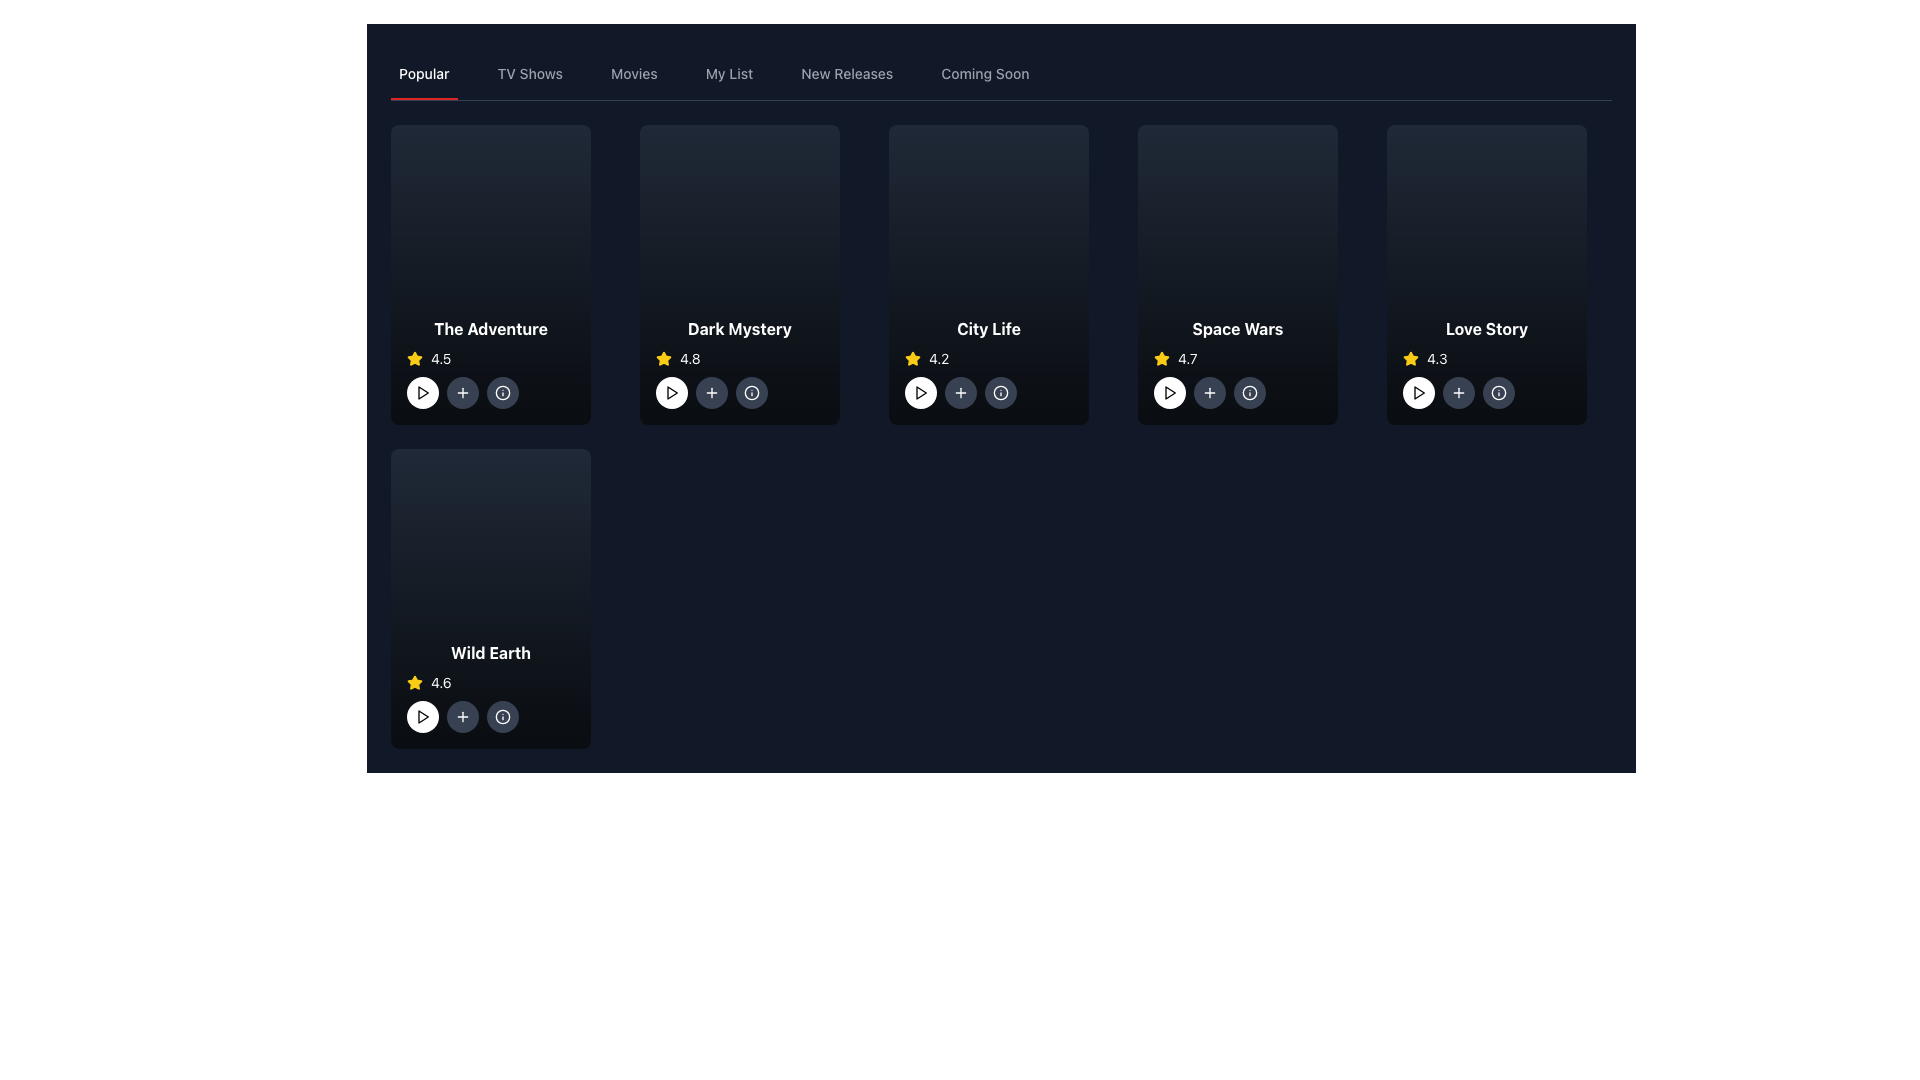 The height and width of the screenshot is (1080, 1920). Describe the element at coordinates (1498, 393) in the screenshot. I see `the circular outline of the graphic icon located at the bottom right of the 'Love Story' card` at that location.